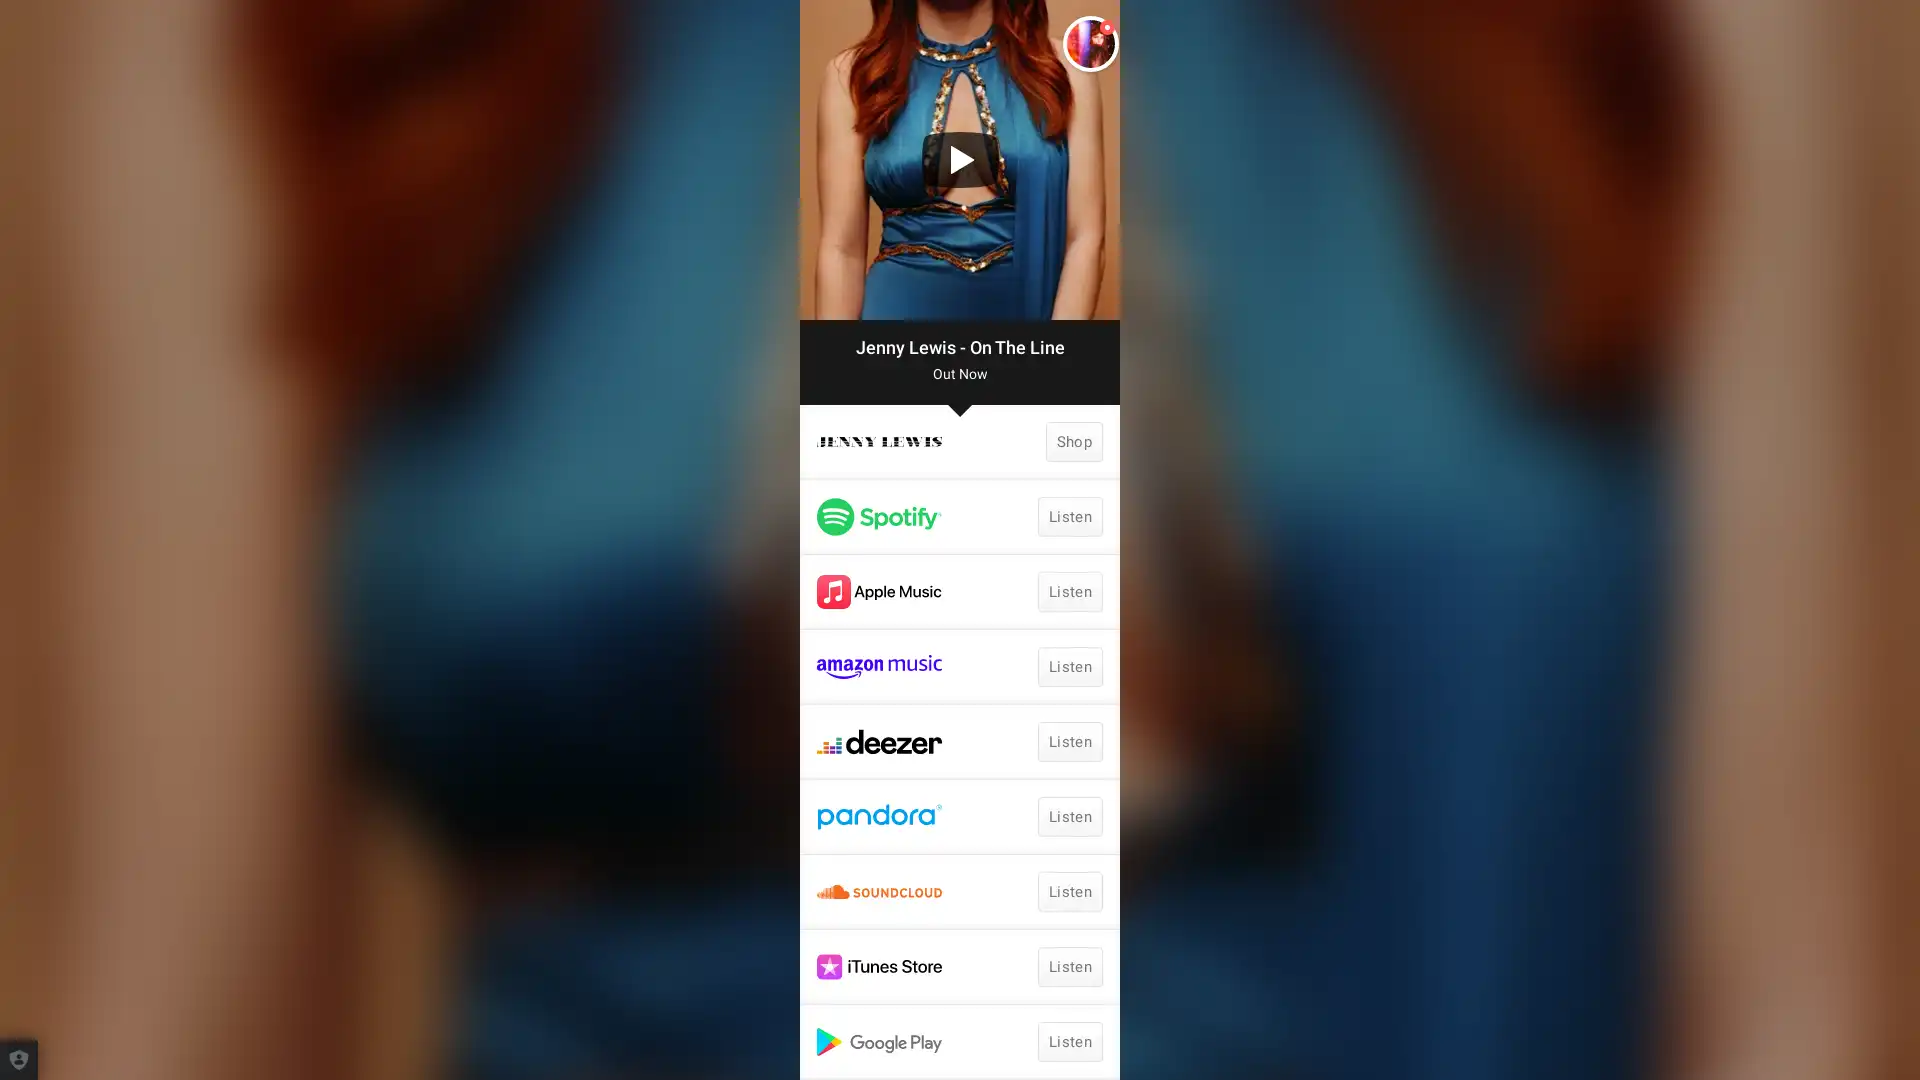  What do you see at coordinates (1073, 441) in the screenshot?
I see `Shop` at bounding box center [1073, 441].